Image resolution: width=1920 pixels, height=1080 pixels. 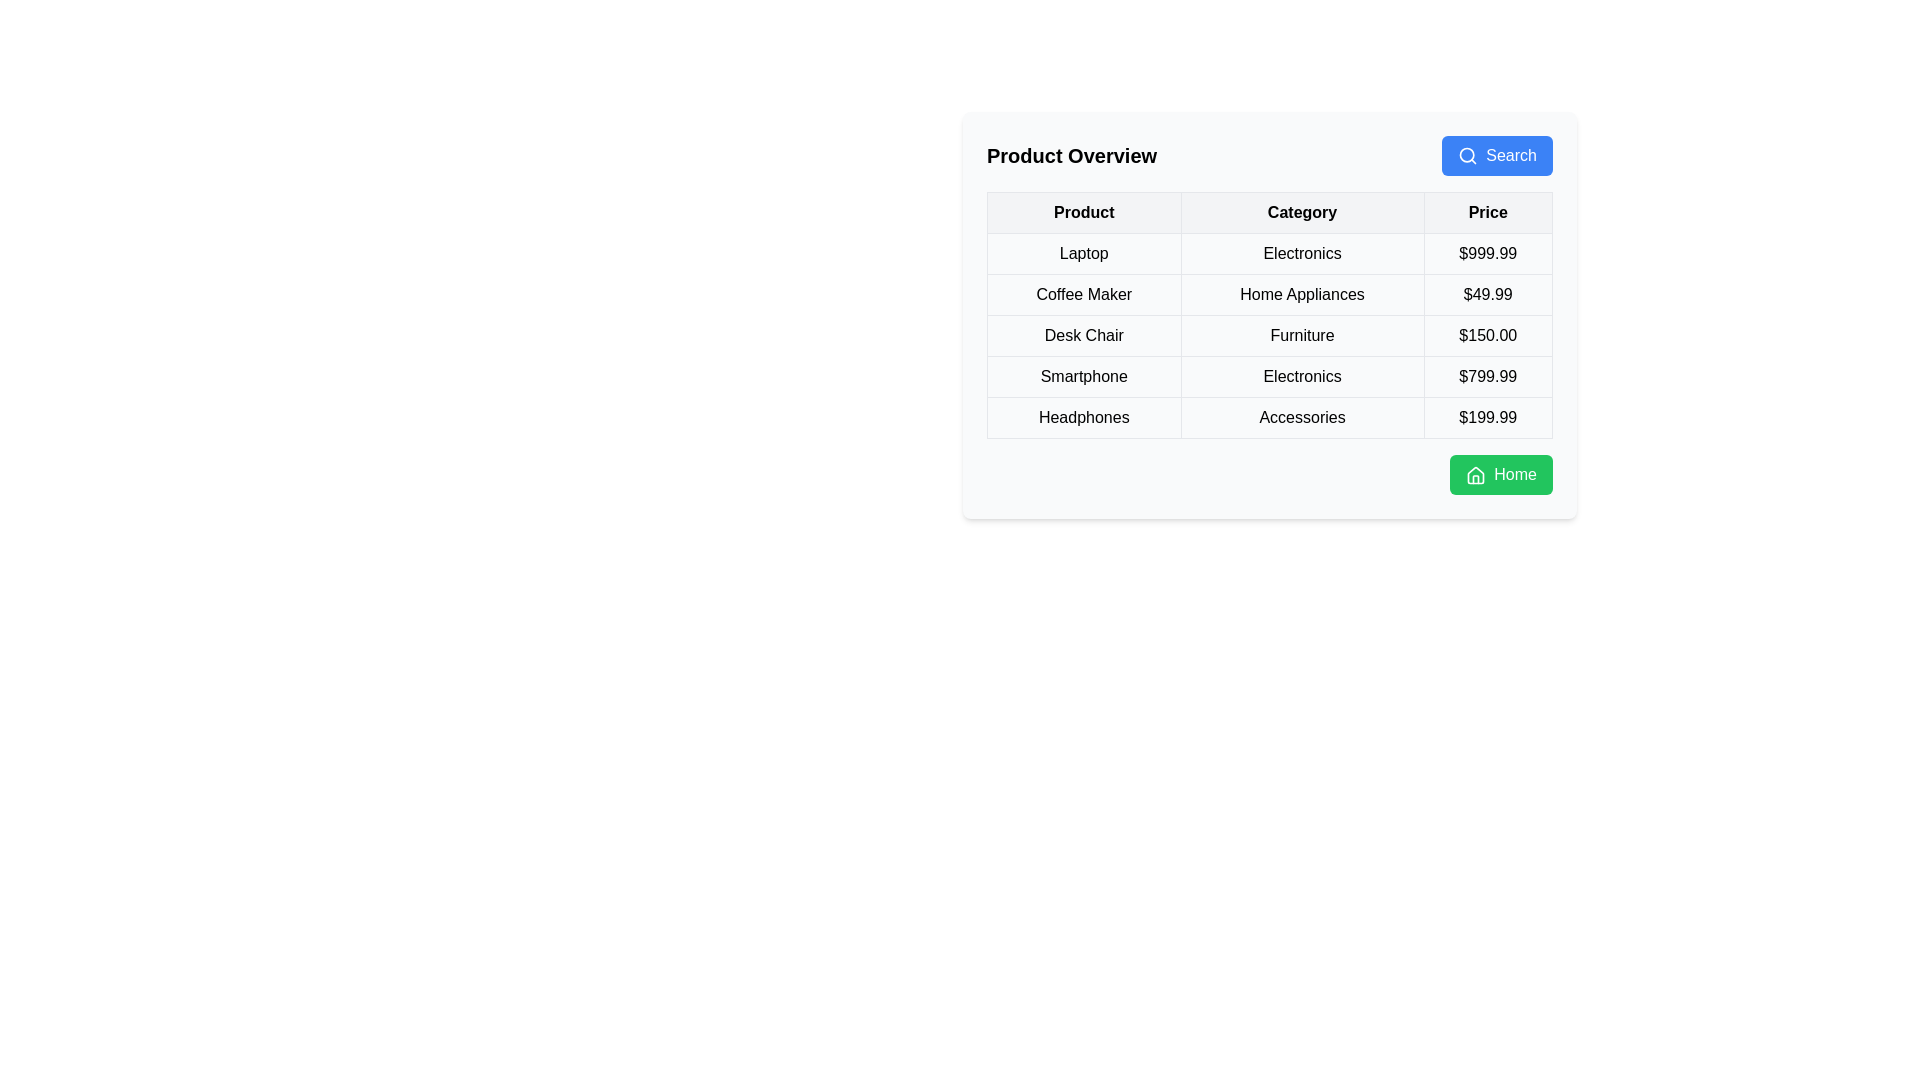 I want to click on the text label displaying the product name 'Laptop' in the first row of the product overview table, so click(x=1083, y=253).